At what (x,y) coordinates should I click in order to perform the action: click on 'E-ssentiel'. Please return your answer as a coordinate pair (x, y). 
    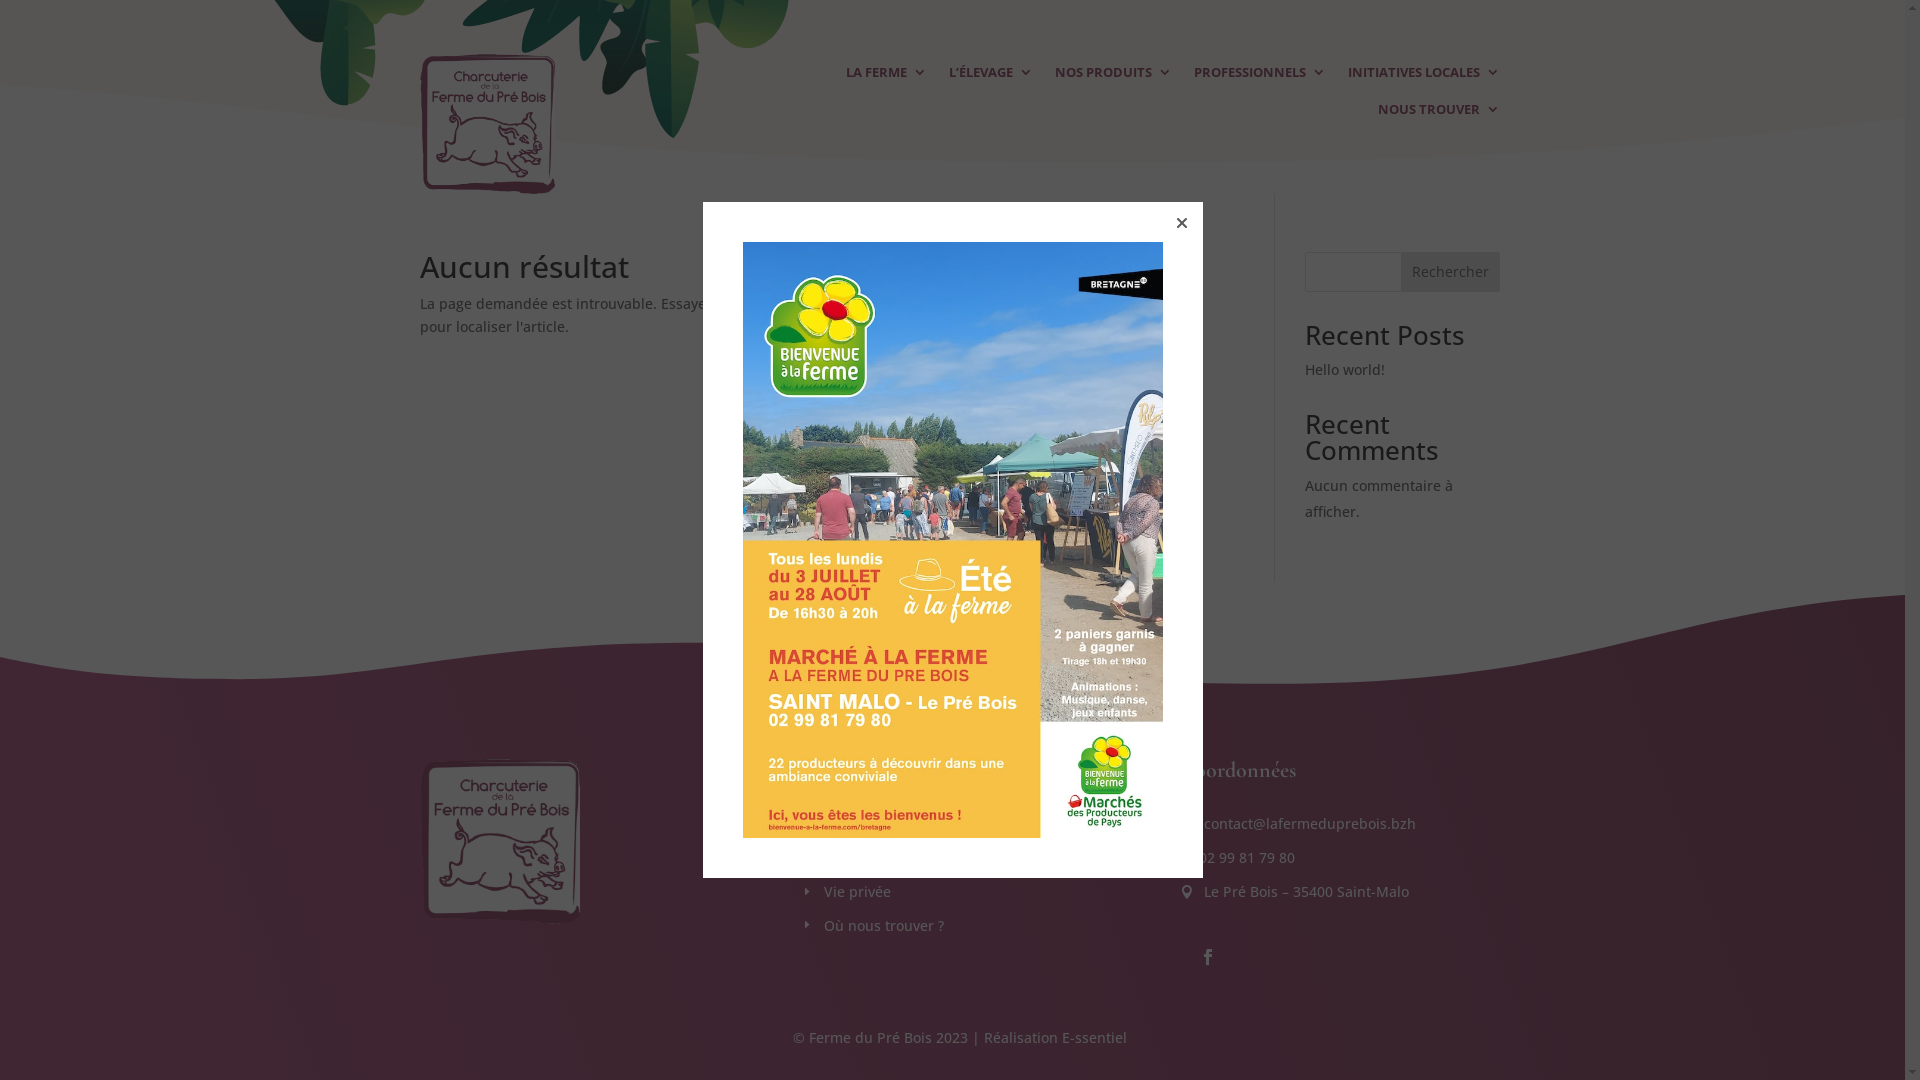
    Looking at the image, I should click on (1093, 1036).